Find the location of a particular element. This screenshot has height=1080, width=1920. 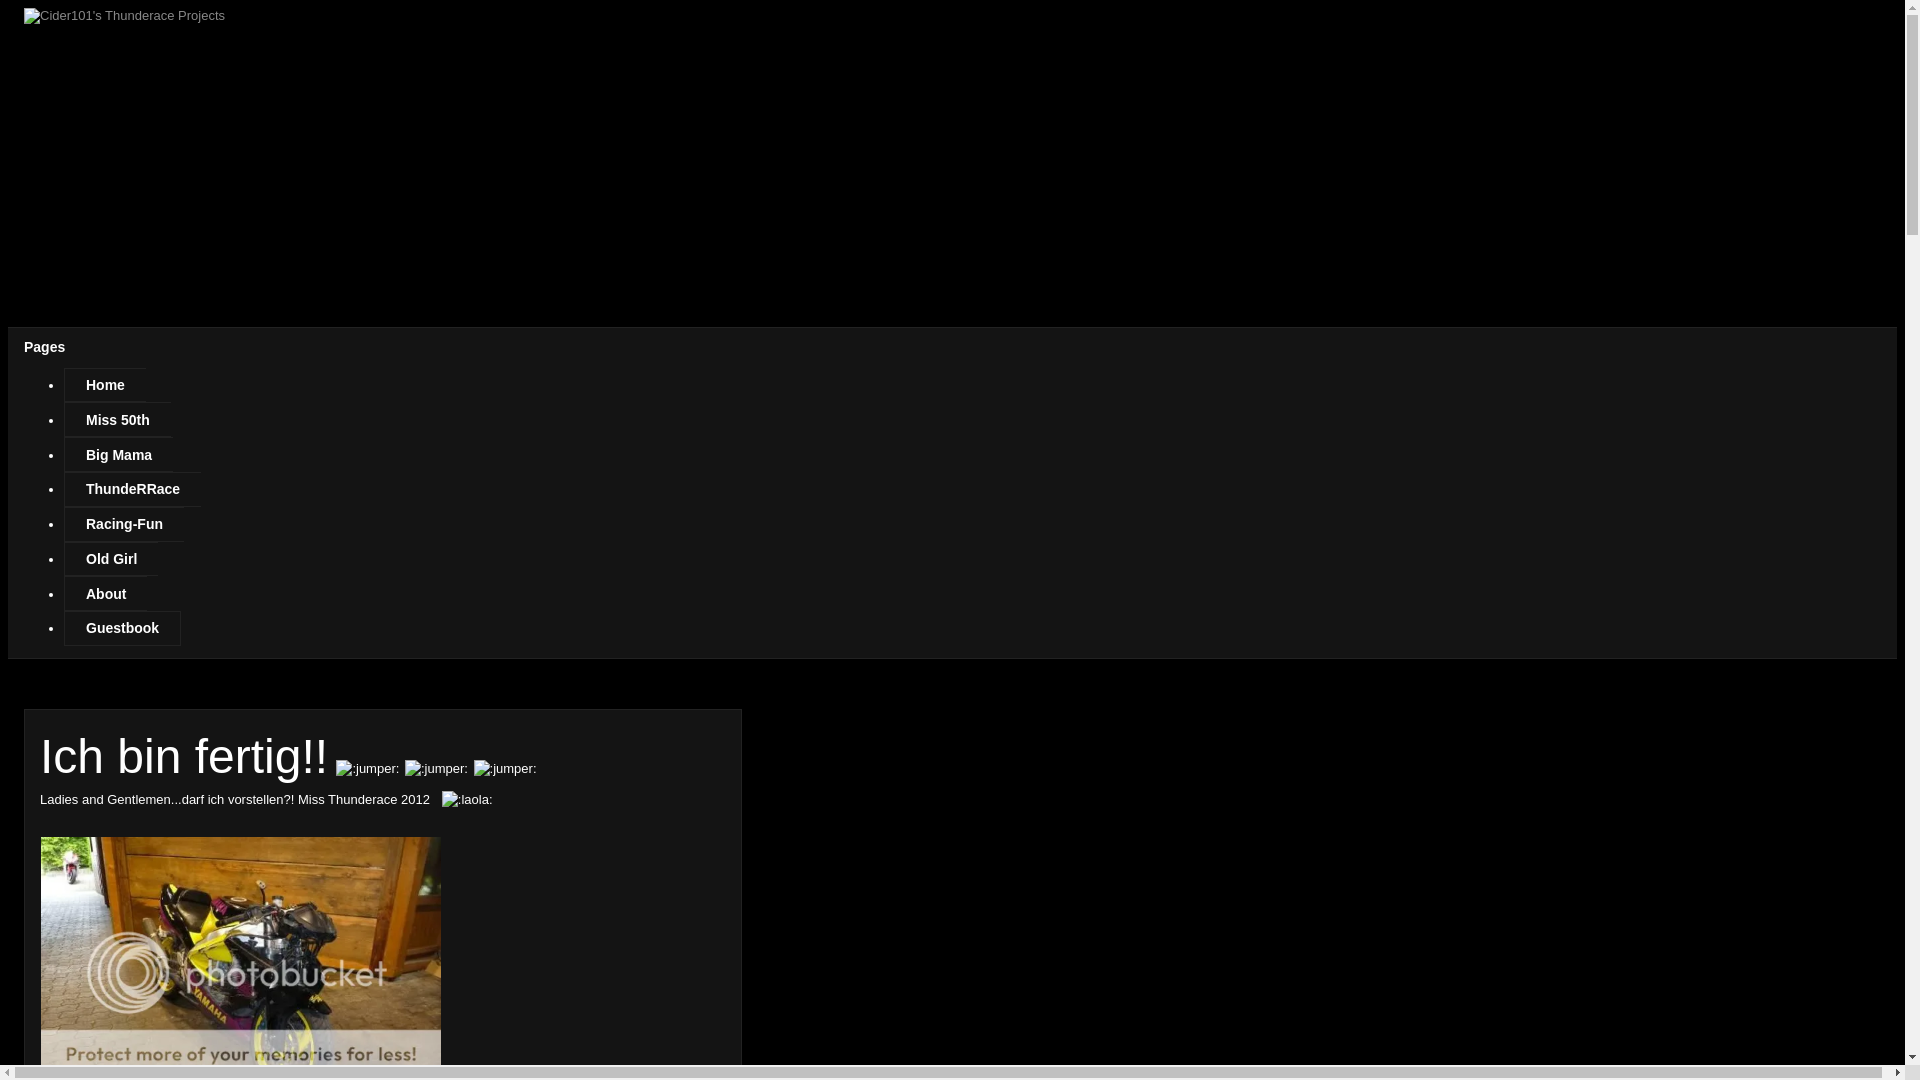

'jumper' is located at coordinates (505, 767).